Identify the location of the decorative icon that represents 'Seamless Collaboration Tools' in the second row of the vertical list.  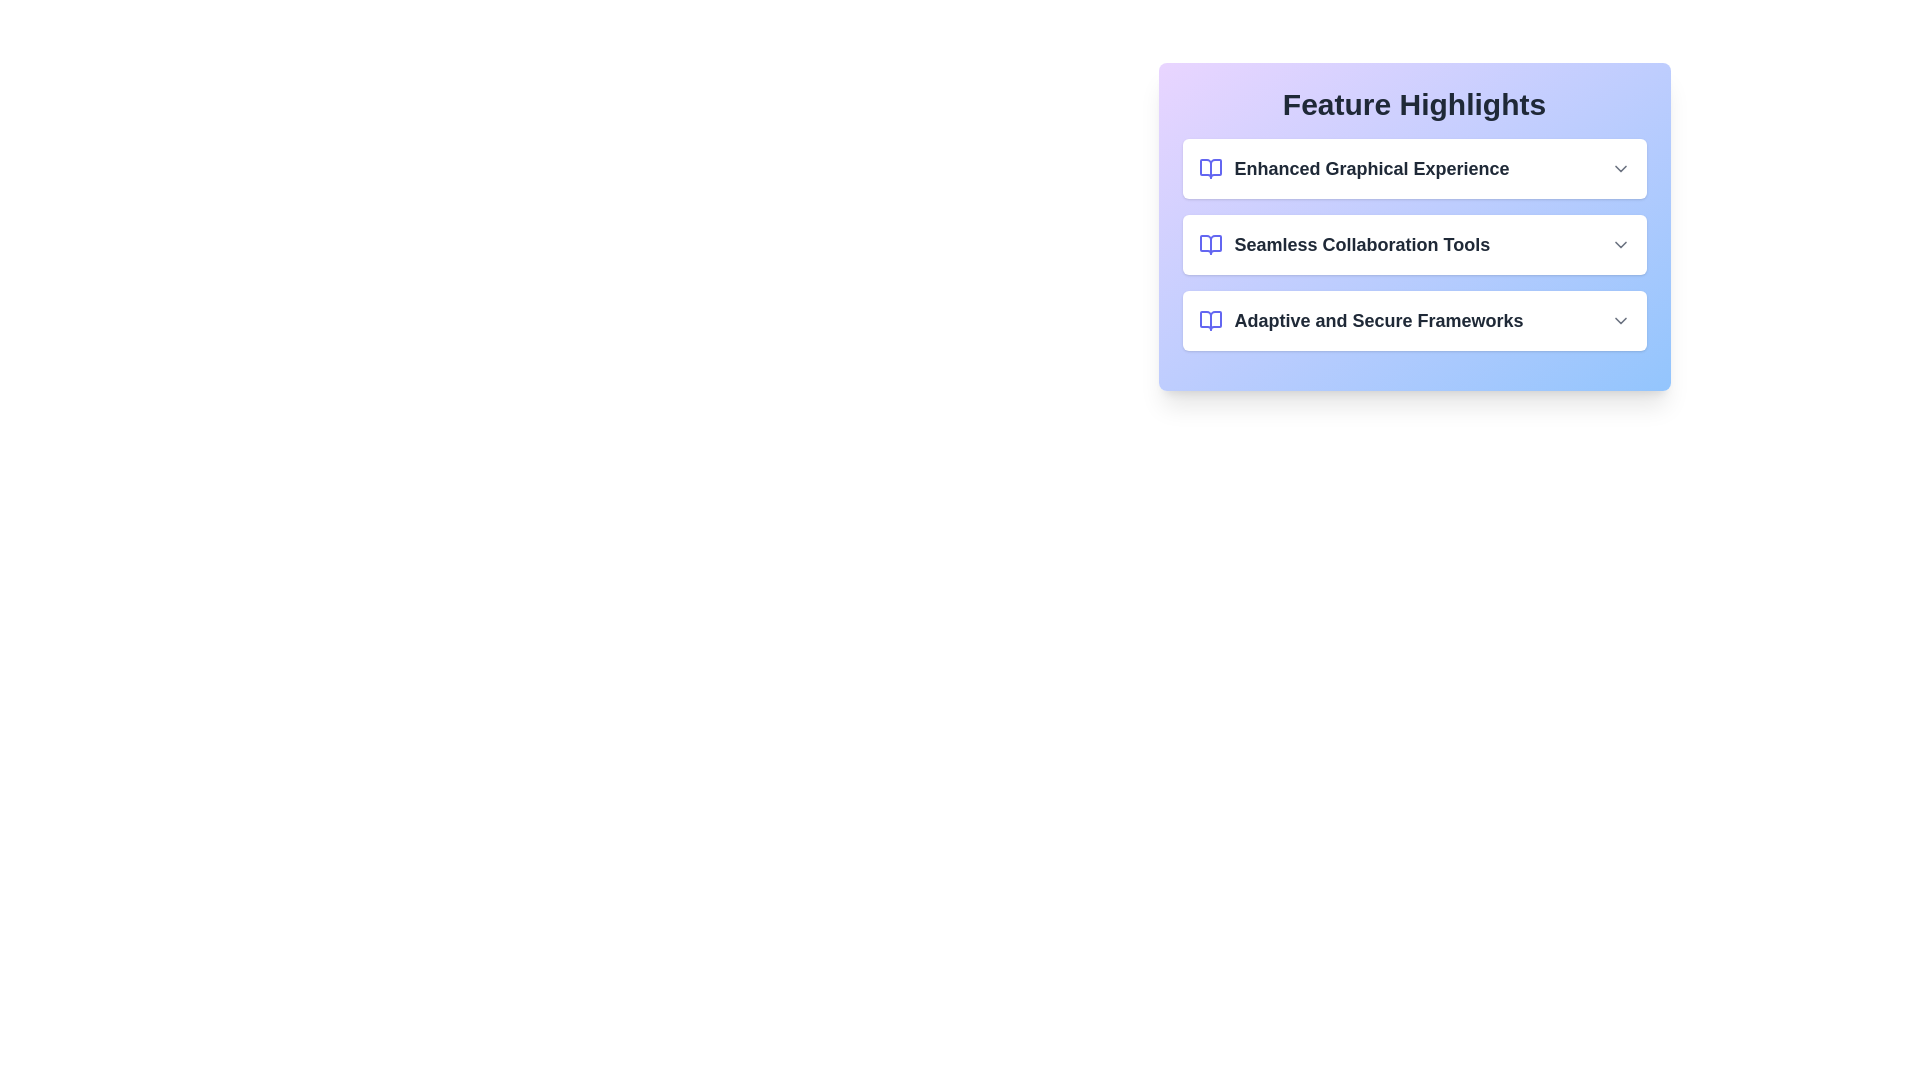
(1209, 244).